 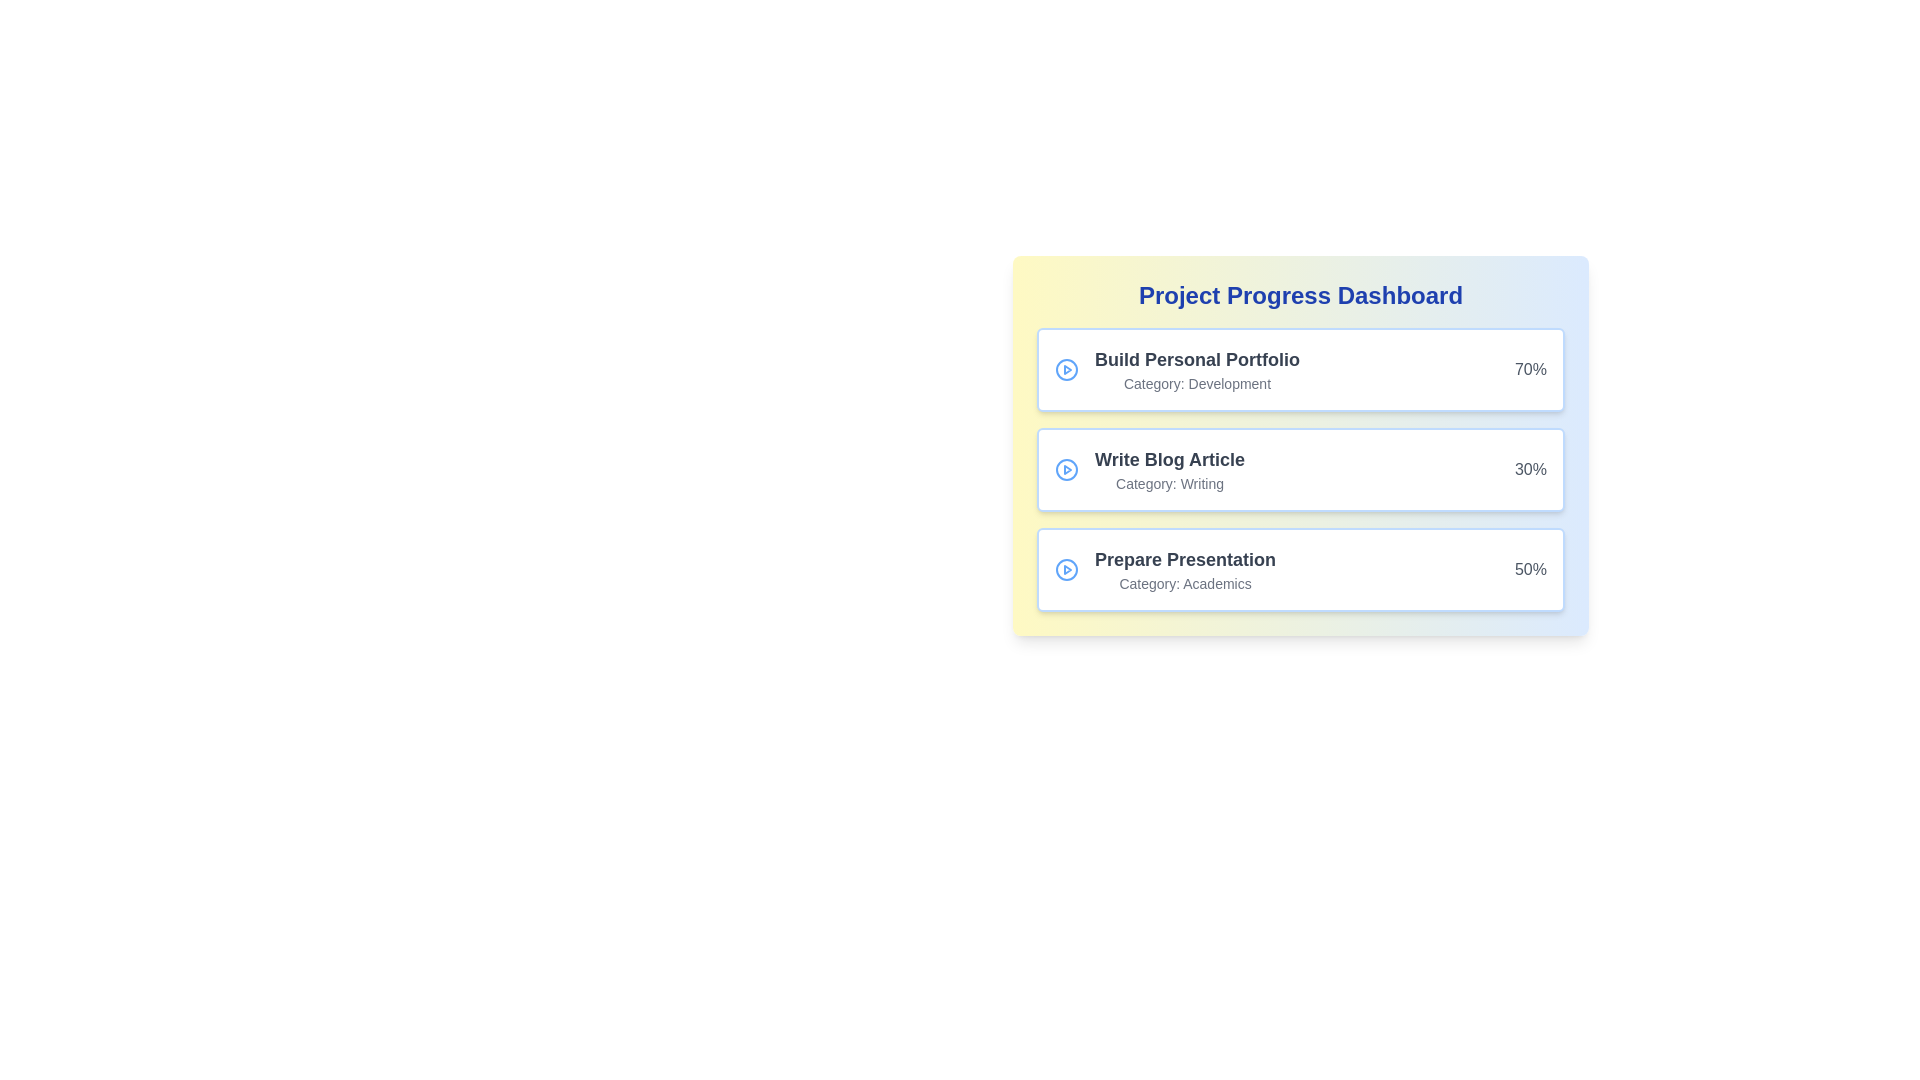 What do you see at coordinates (1300, 370) in the screenshot?
I see `the first card in the Project Progress Dashboard that displays 'Build Personal Portfolio' and has a light blue border` at bounding box center [1300, 370].